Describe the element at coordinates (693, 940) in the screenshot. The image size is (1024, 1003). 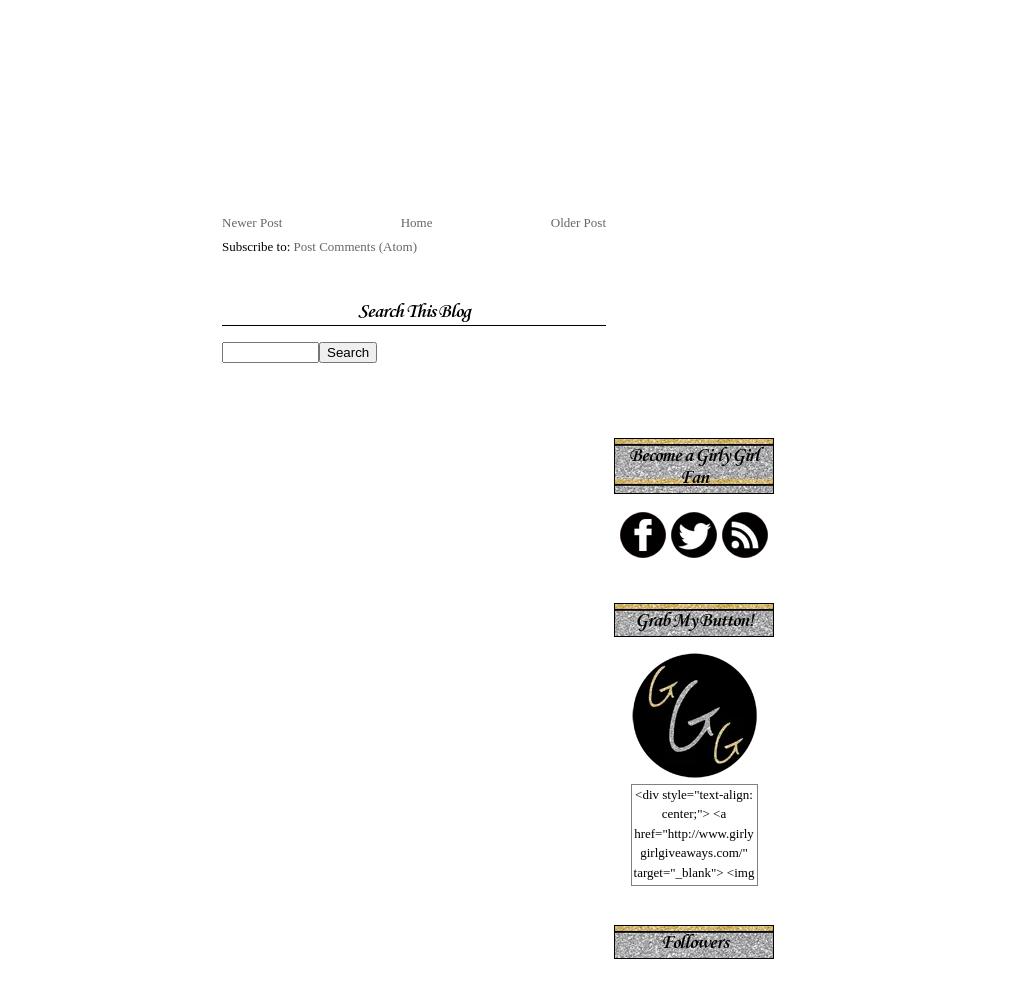
I see `'Followers'` at that location.